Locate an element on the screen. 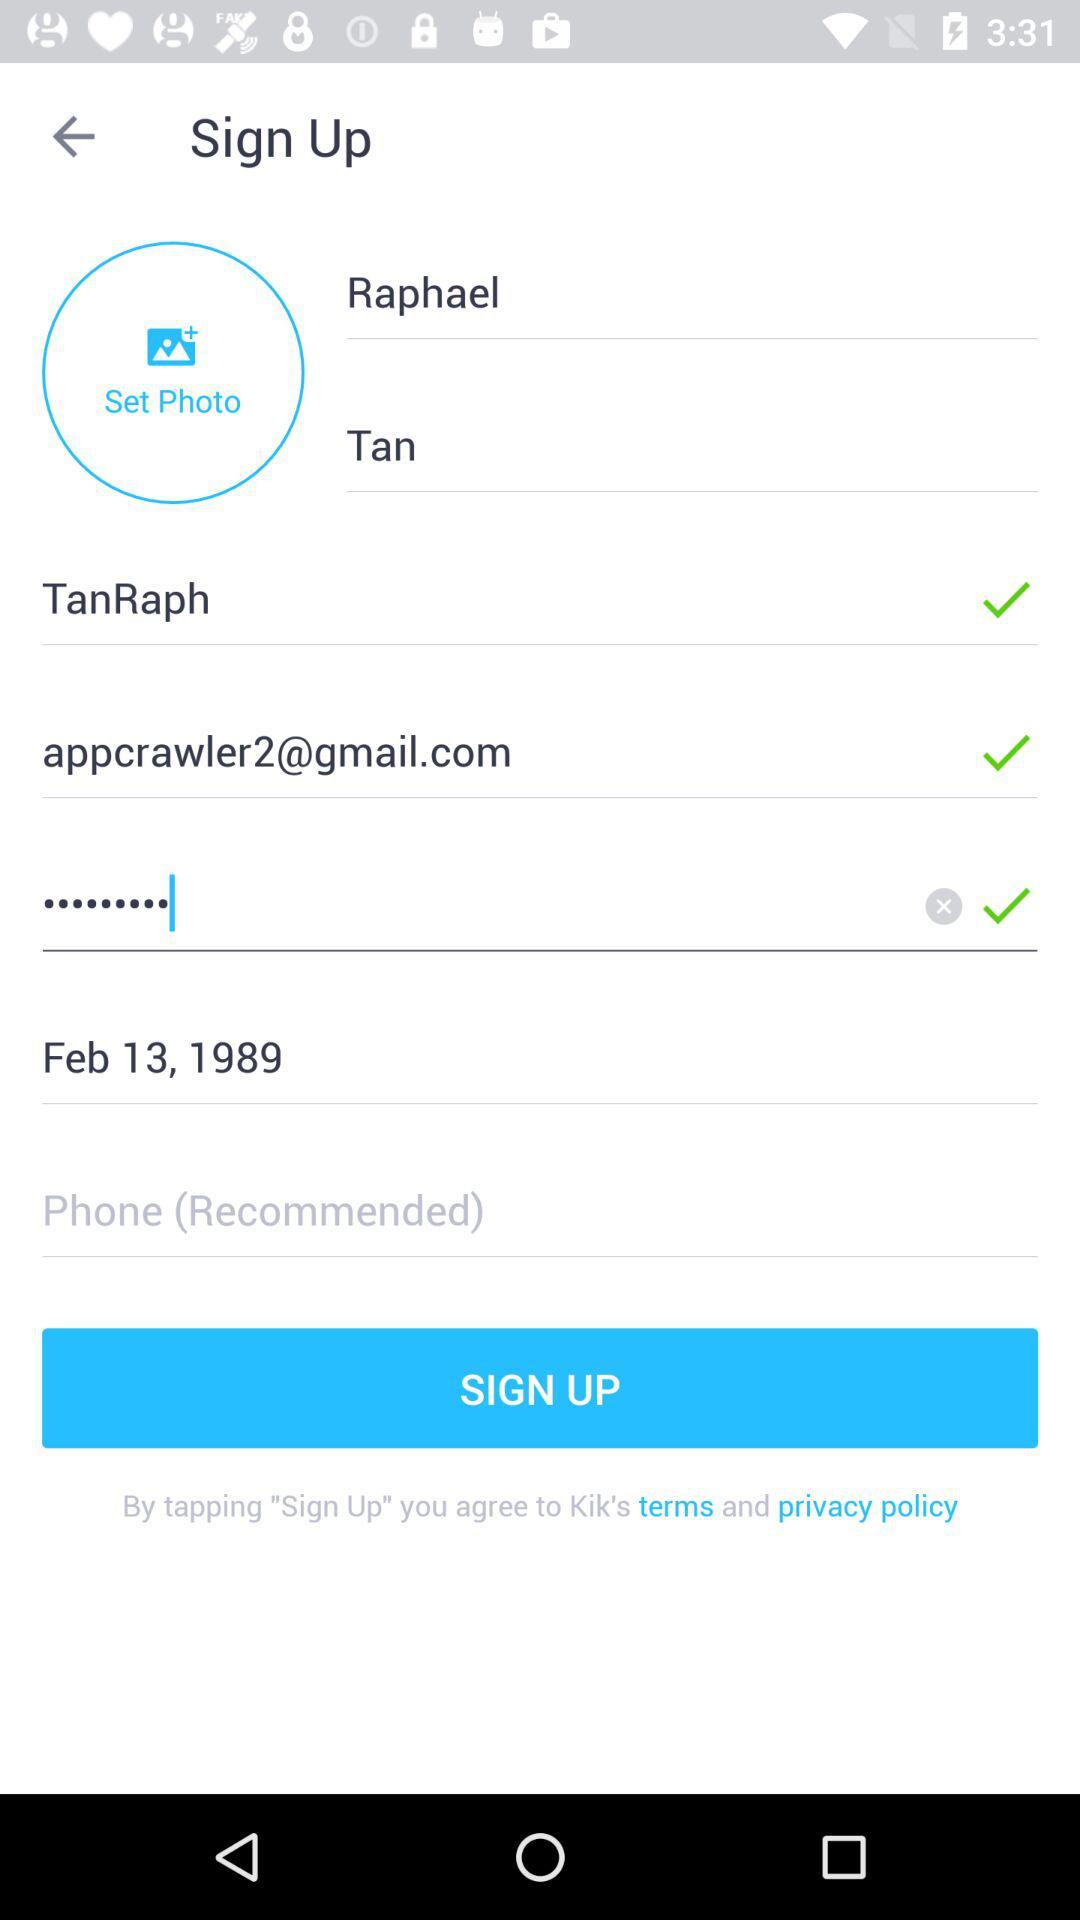  item below sign up icon is located at coordinates (540, 1520).